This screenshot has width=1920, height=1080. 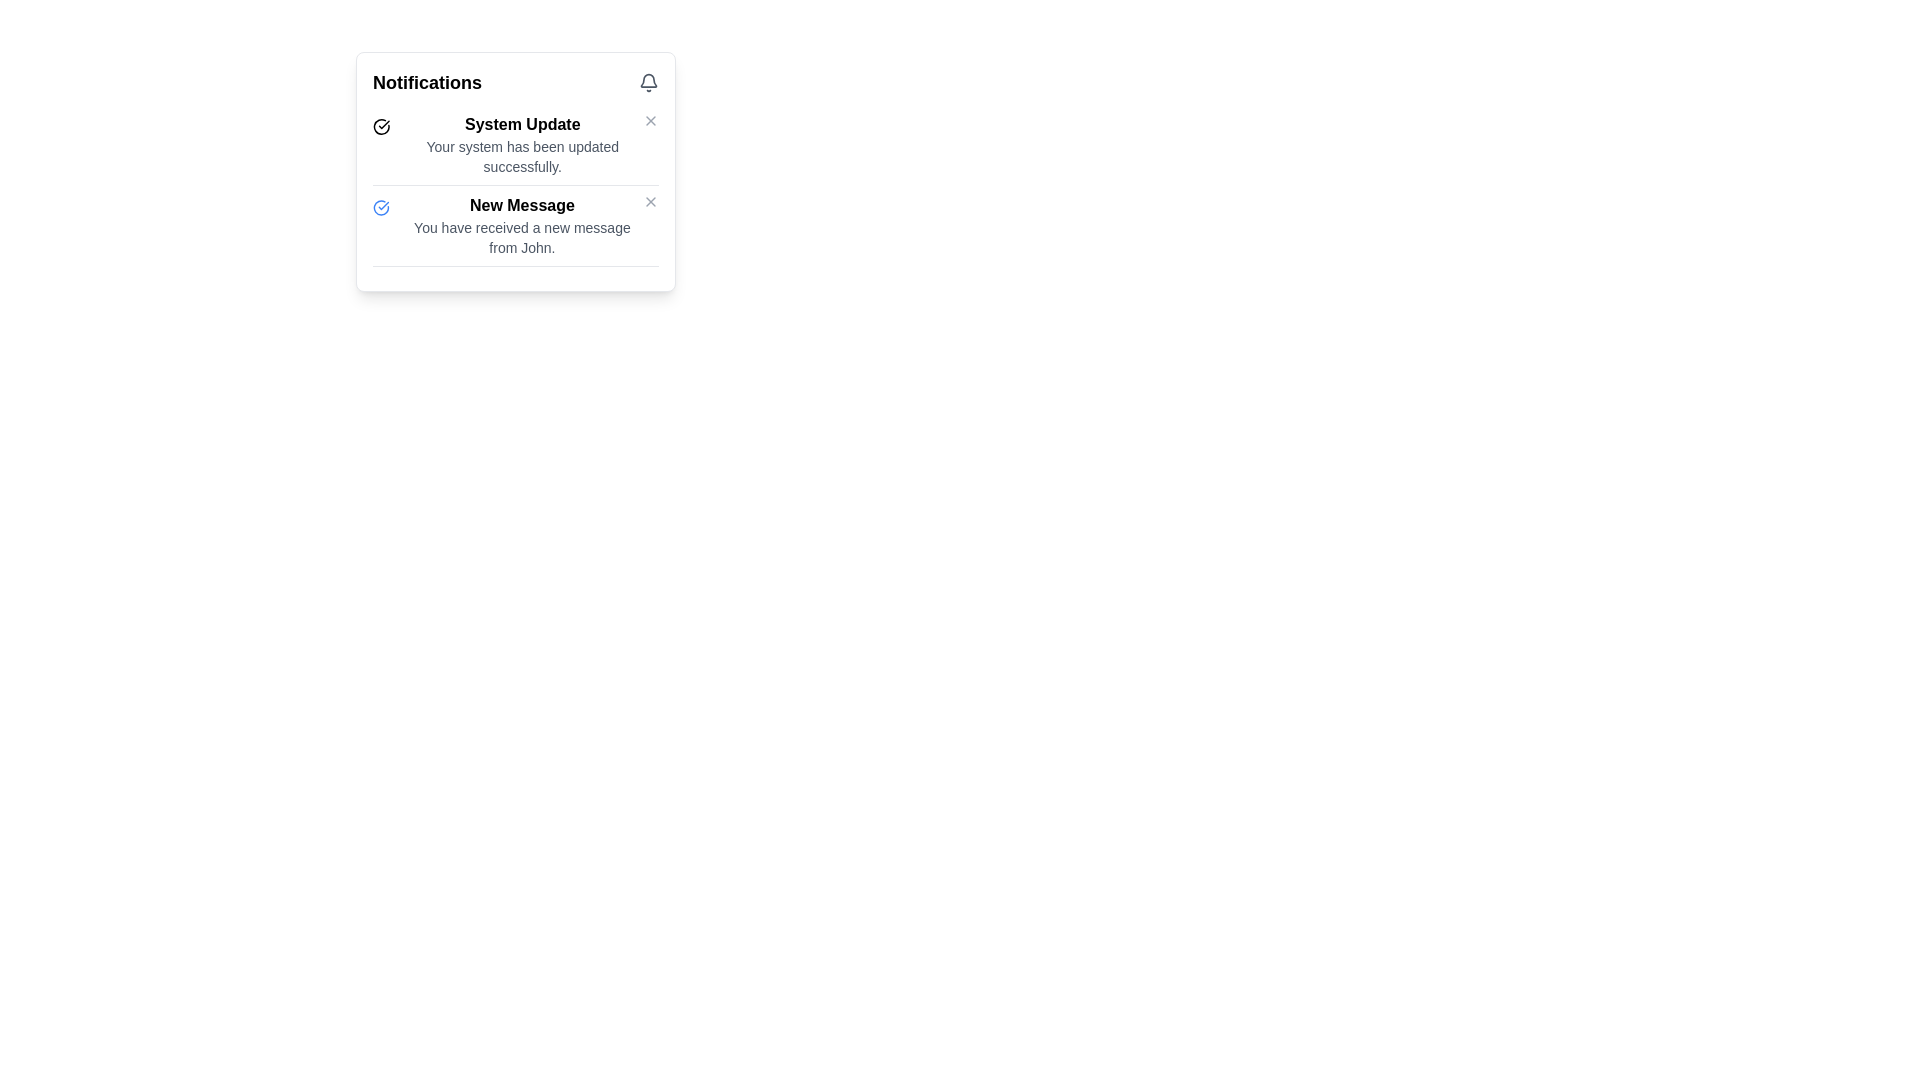 I want to click on the Notification item titled 'New Message' which notifies about a new message from John, so click(x=522, y=225).